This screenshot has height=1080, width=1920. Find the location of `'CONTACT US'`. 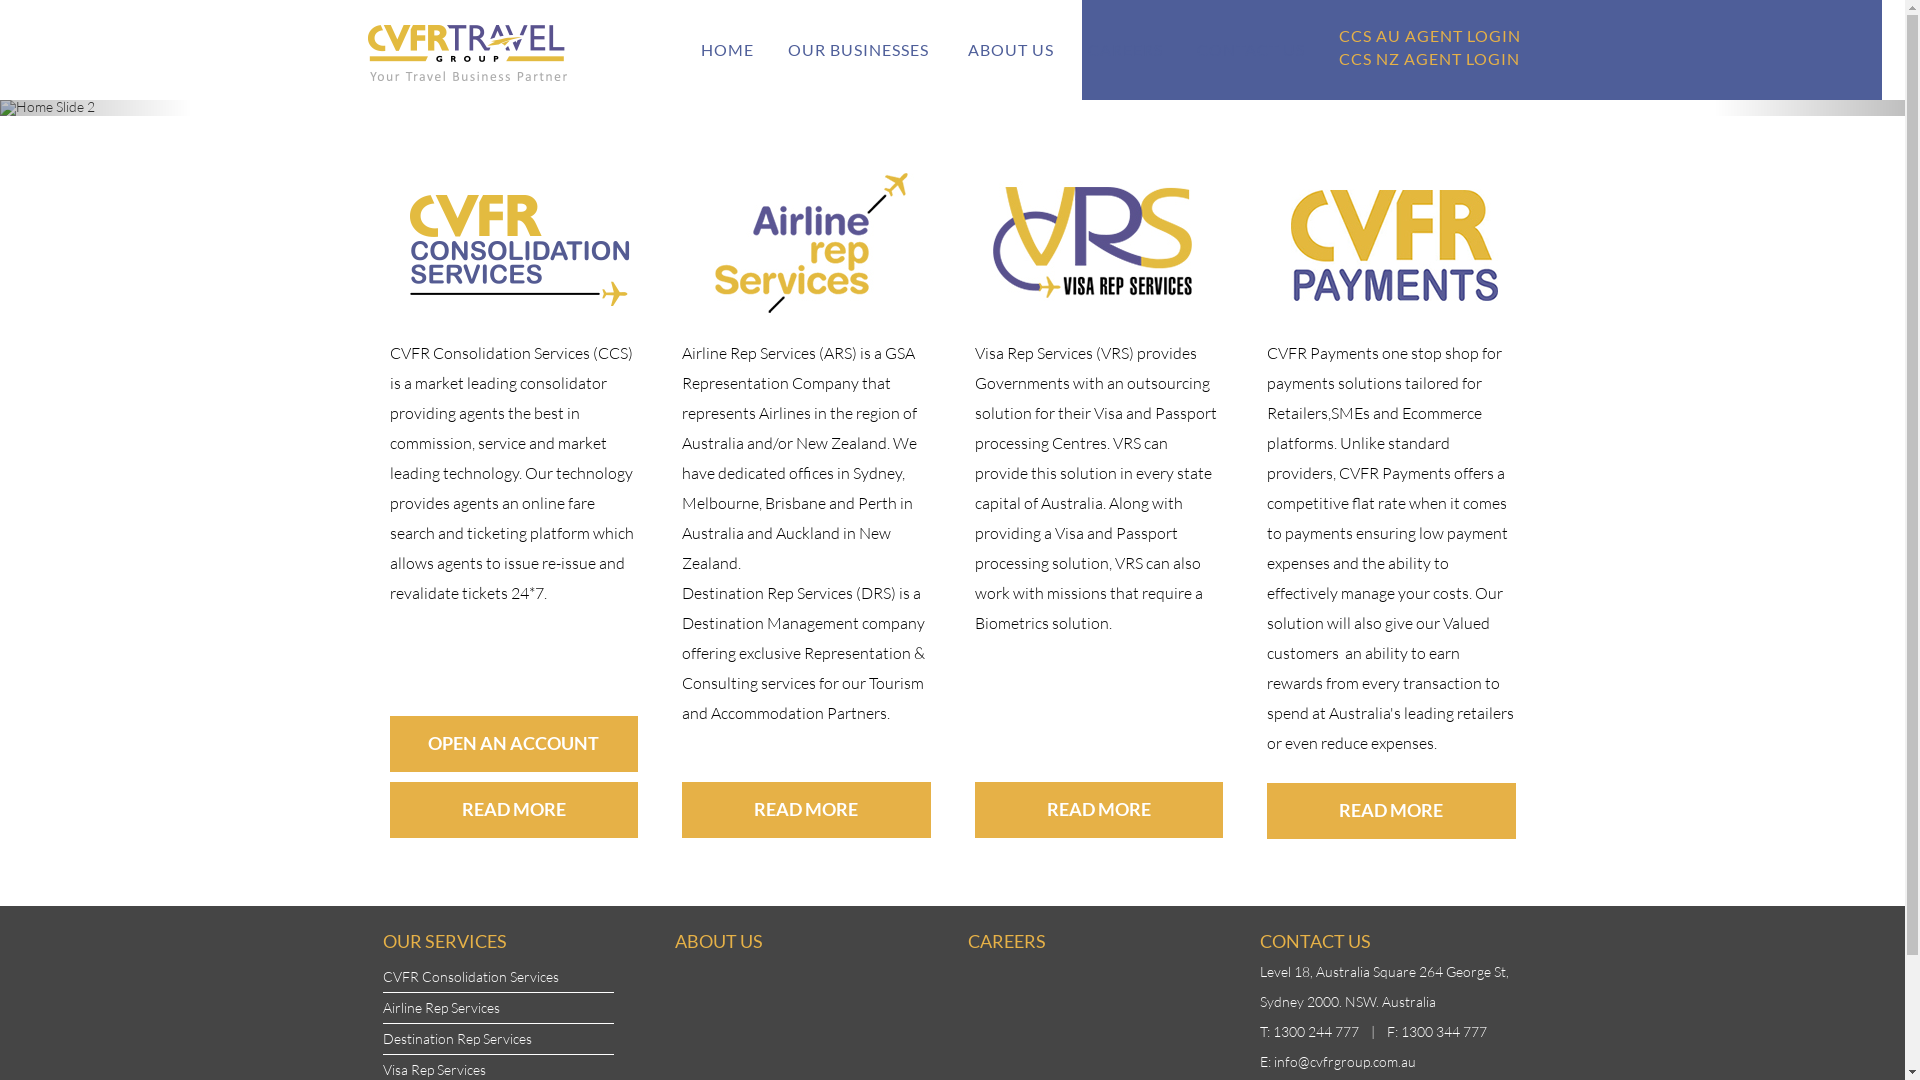

'CONTACT US' is located at coordinates (1315, 941).